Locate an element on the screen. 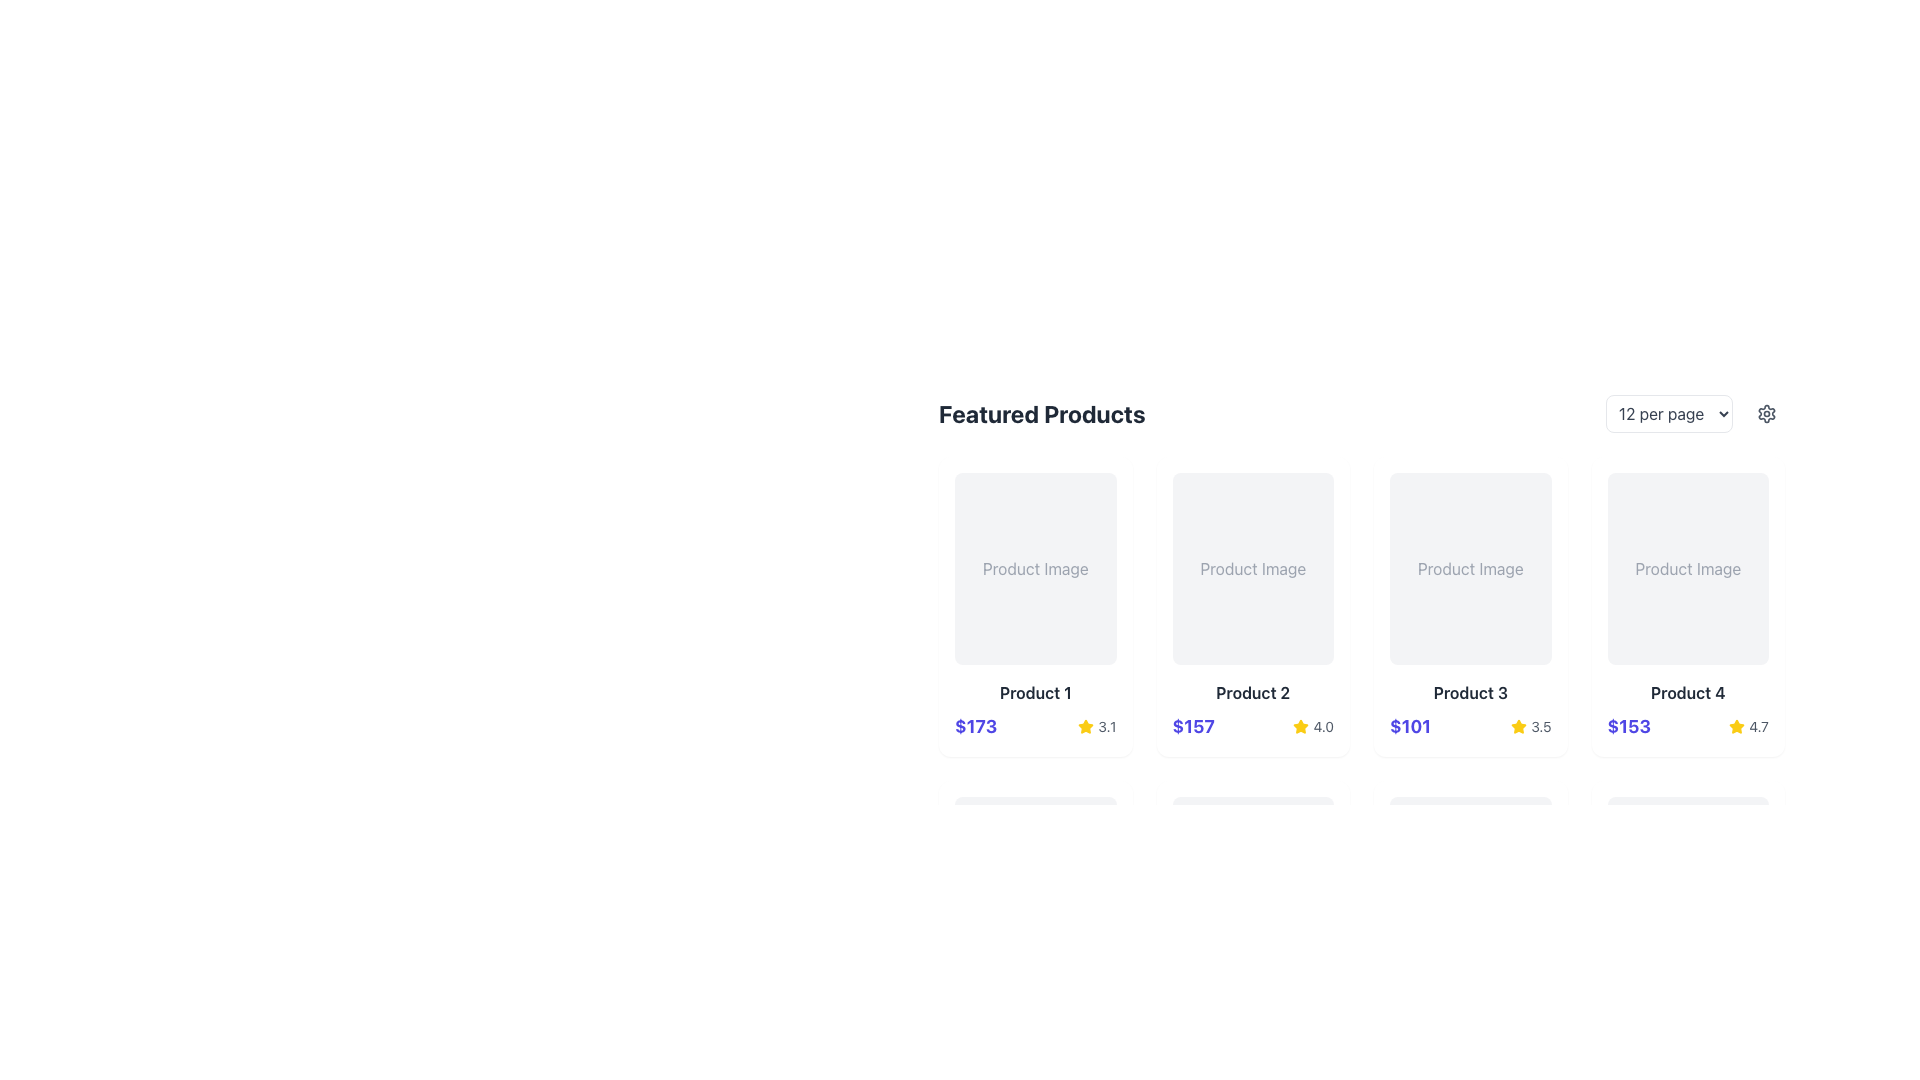  average rating text displayed for 'Product 2', which is located next to the yellow star icon in the rating display area of the 'Featured Products' section is located at coordinates (1323, 726).